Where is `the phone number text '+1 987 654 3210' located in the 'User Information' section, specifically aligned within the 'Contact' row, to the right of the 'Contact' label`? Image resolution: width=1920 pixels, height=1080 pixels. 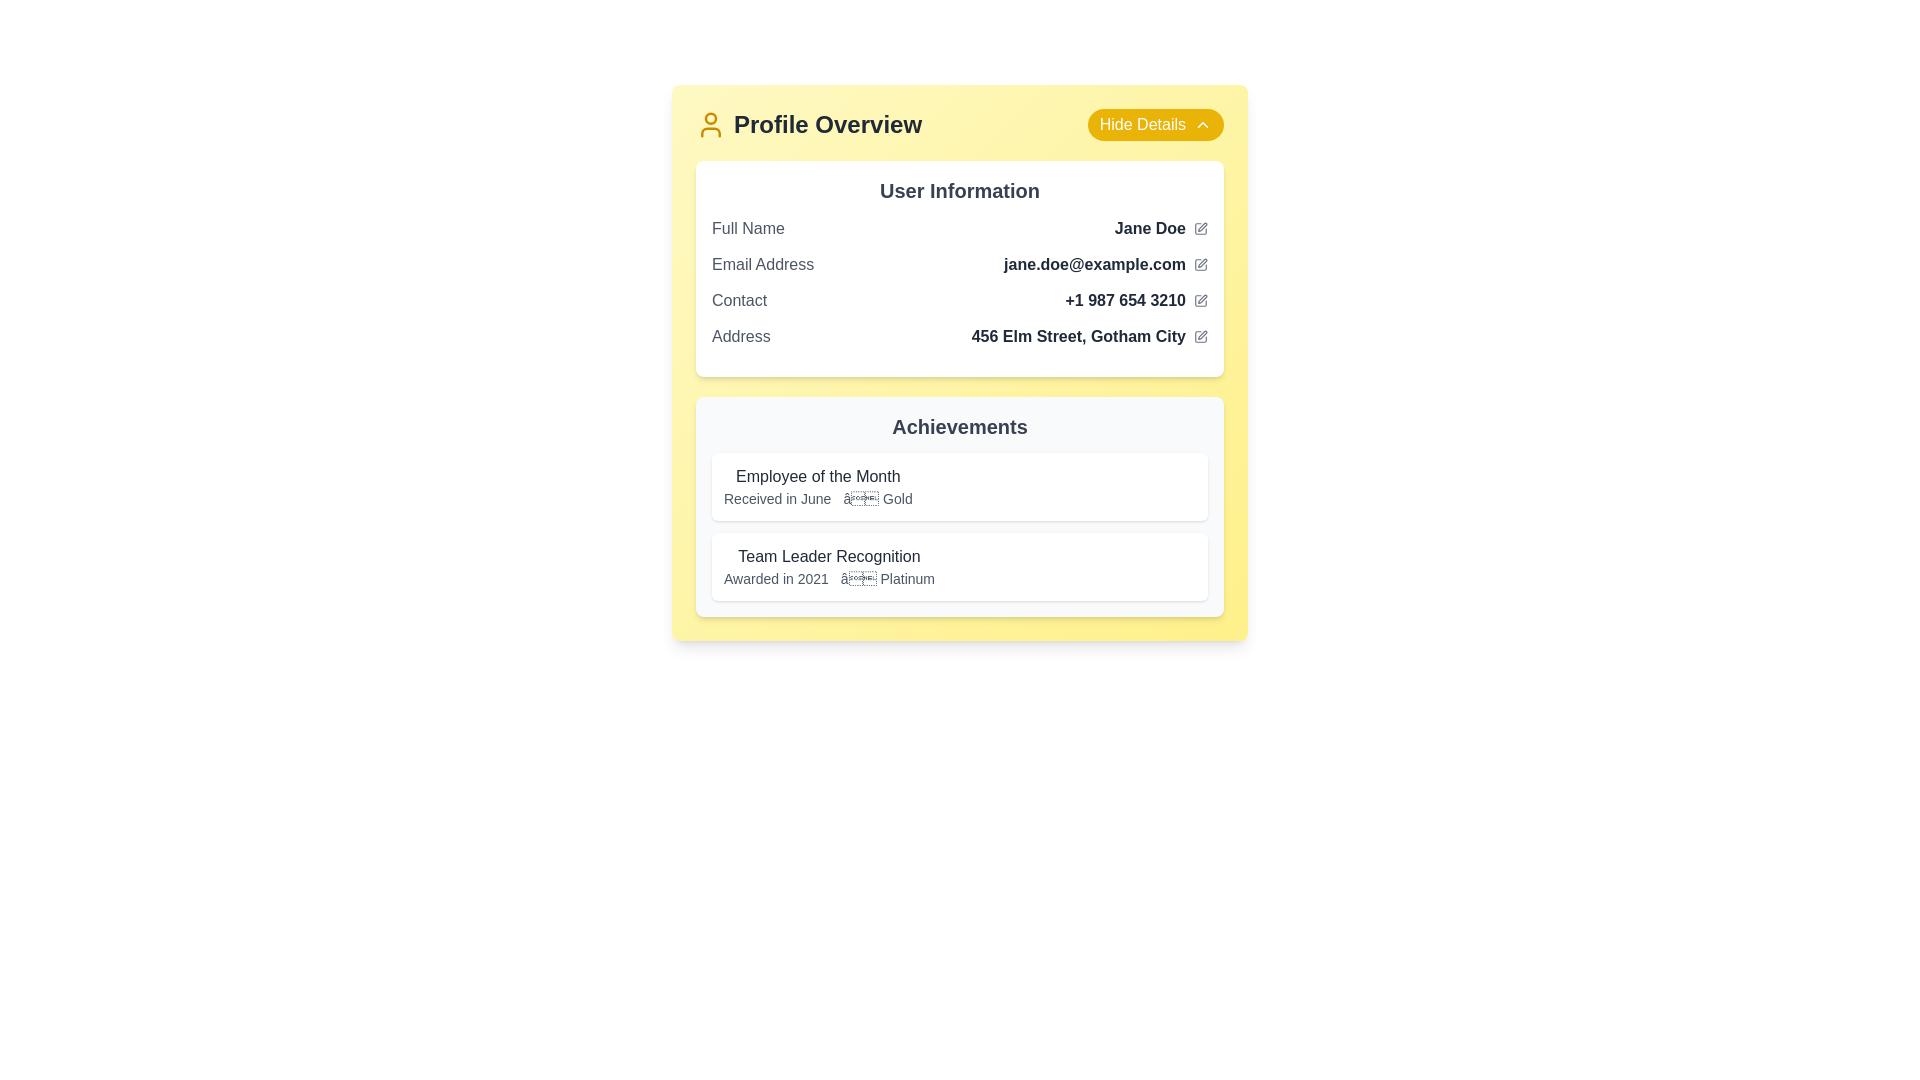 the phone number text '+1 987 654 3210' located in the 'User Information' section, specifically aligned within the 'Contact' row, to the right of the 'Contact' label is located at coordinates (1136, 300).